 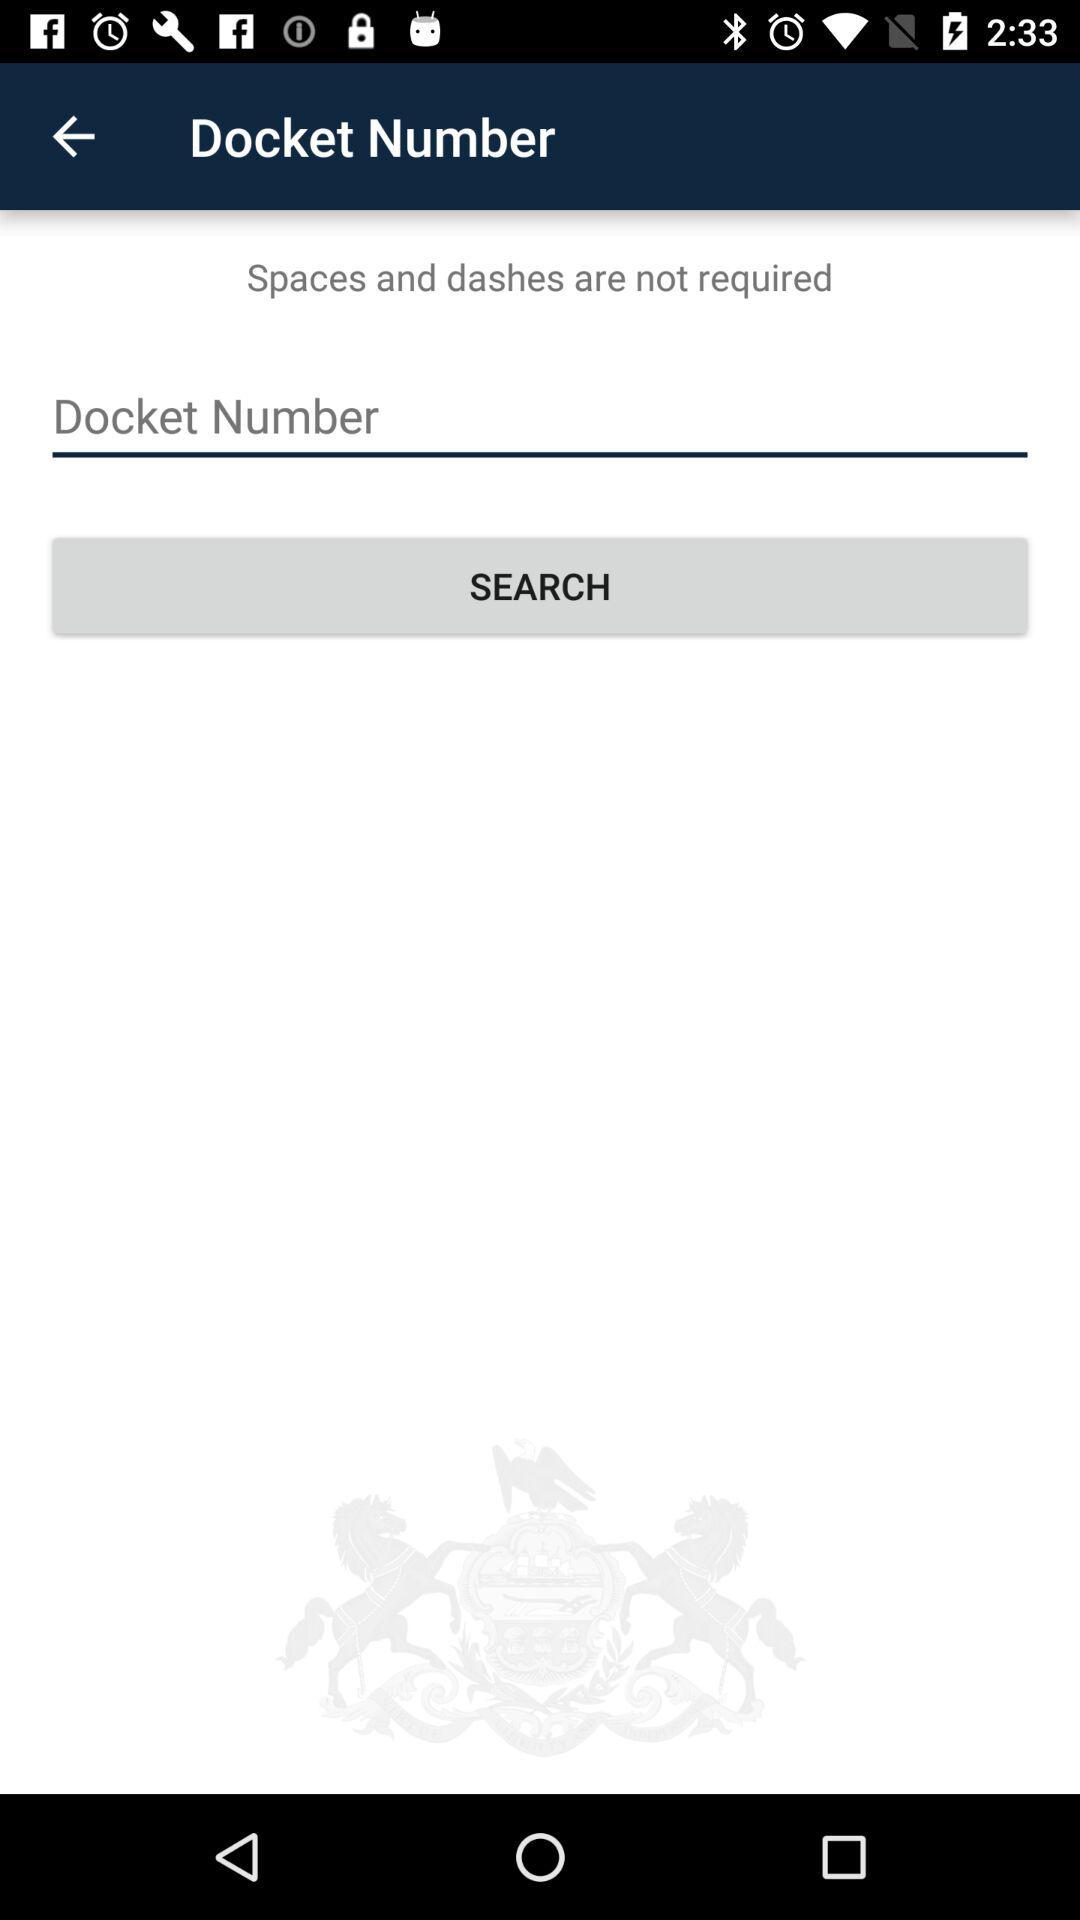 I want to click on item at the top left corner, so click(x=72, y=135).